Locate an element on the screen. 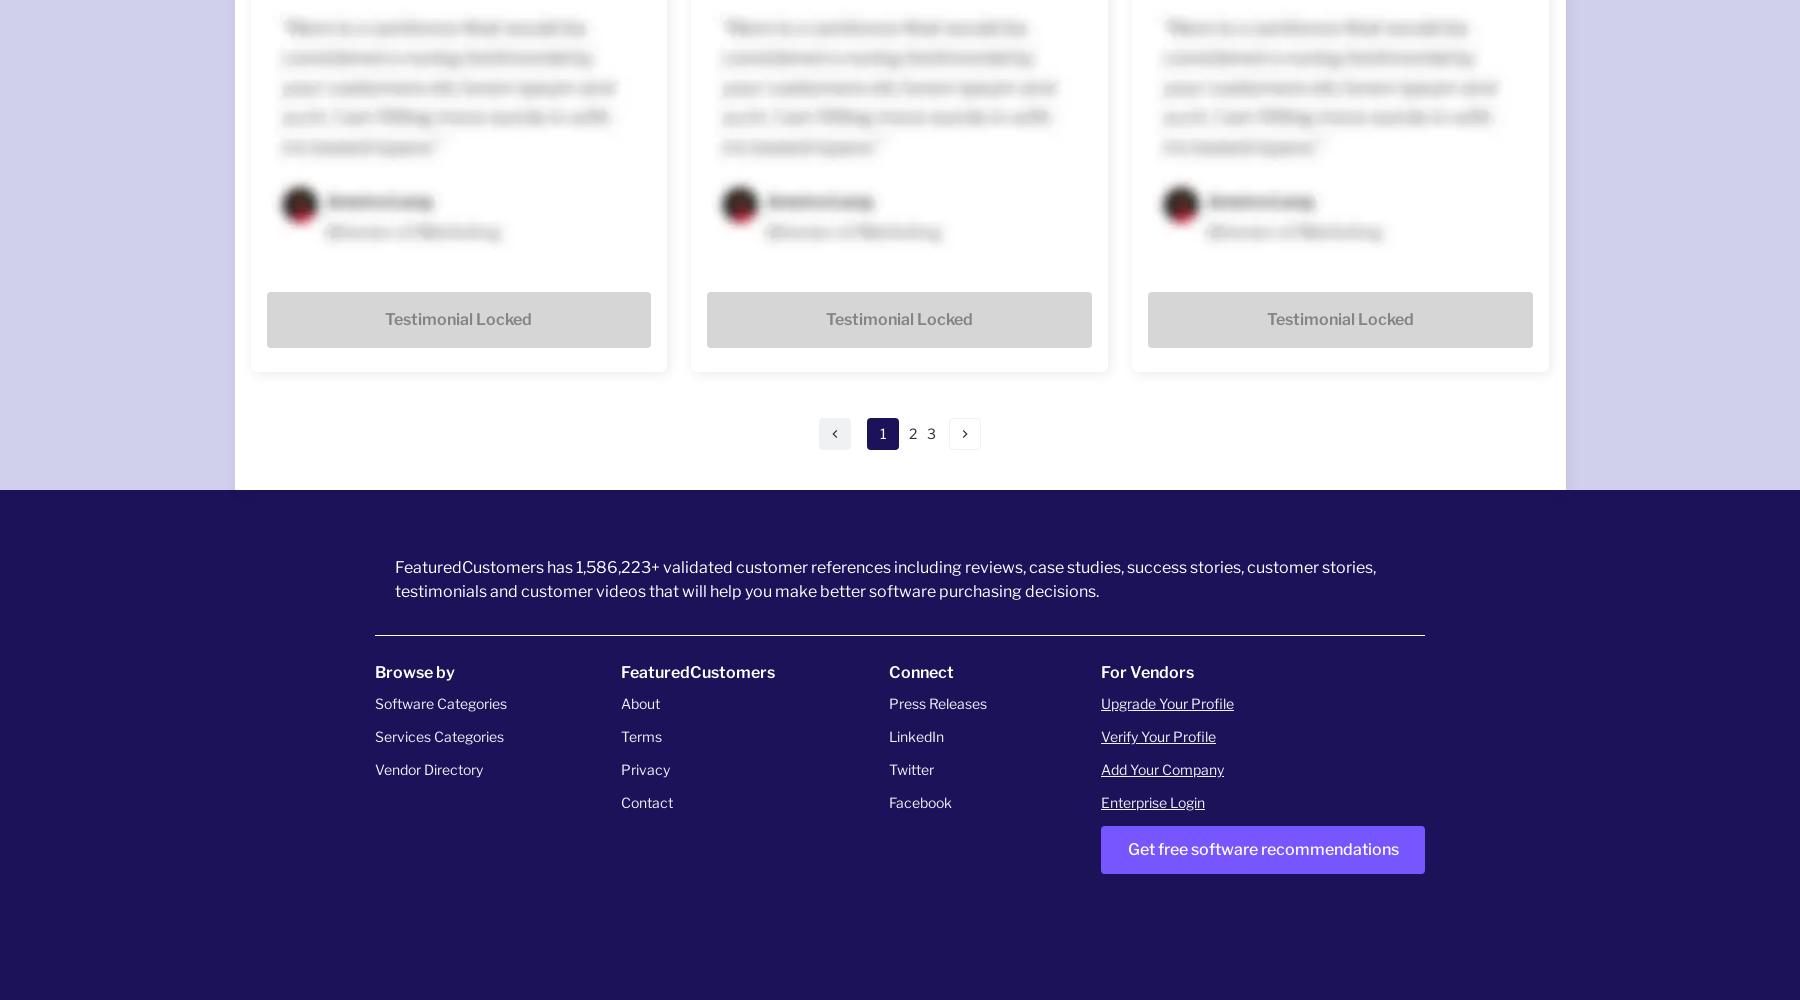 This screenshot has height=1000, width=1800. 'Verify Your Profile' is located at coordinates (1157, 734).